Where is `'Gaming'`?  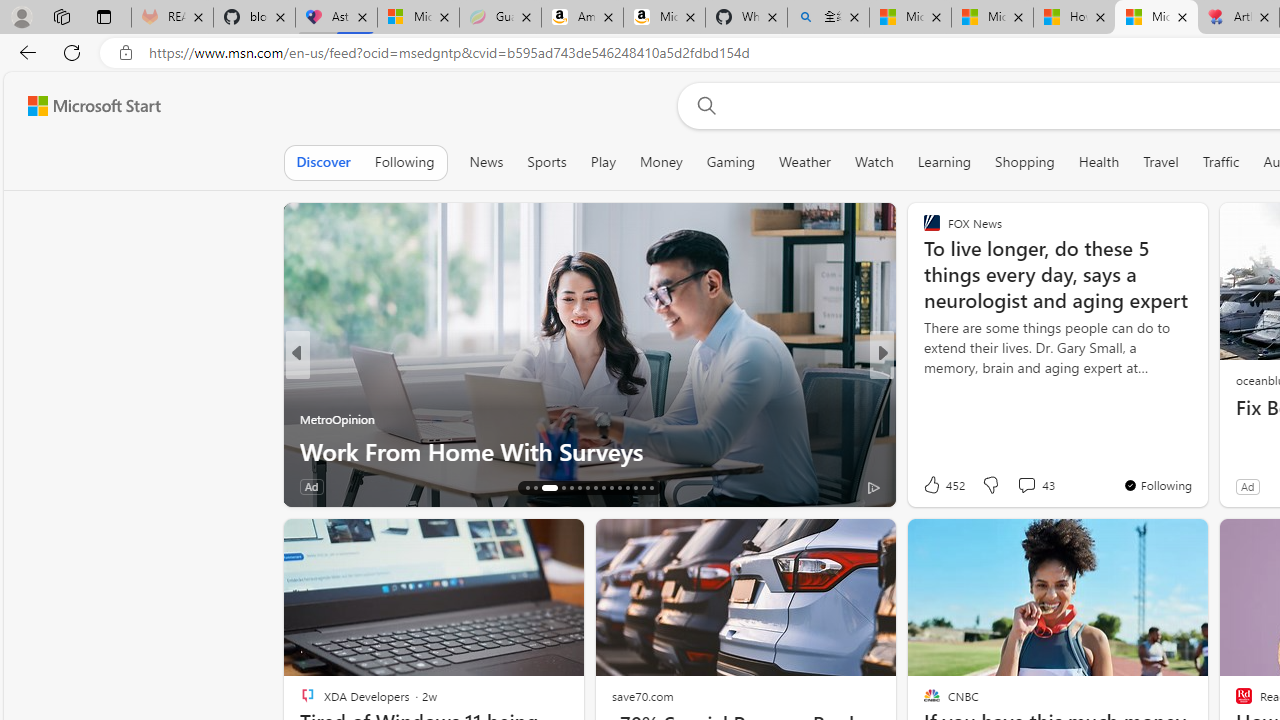 'Gaming' is located at coordinates (729, 161).